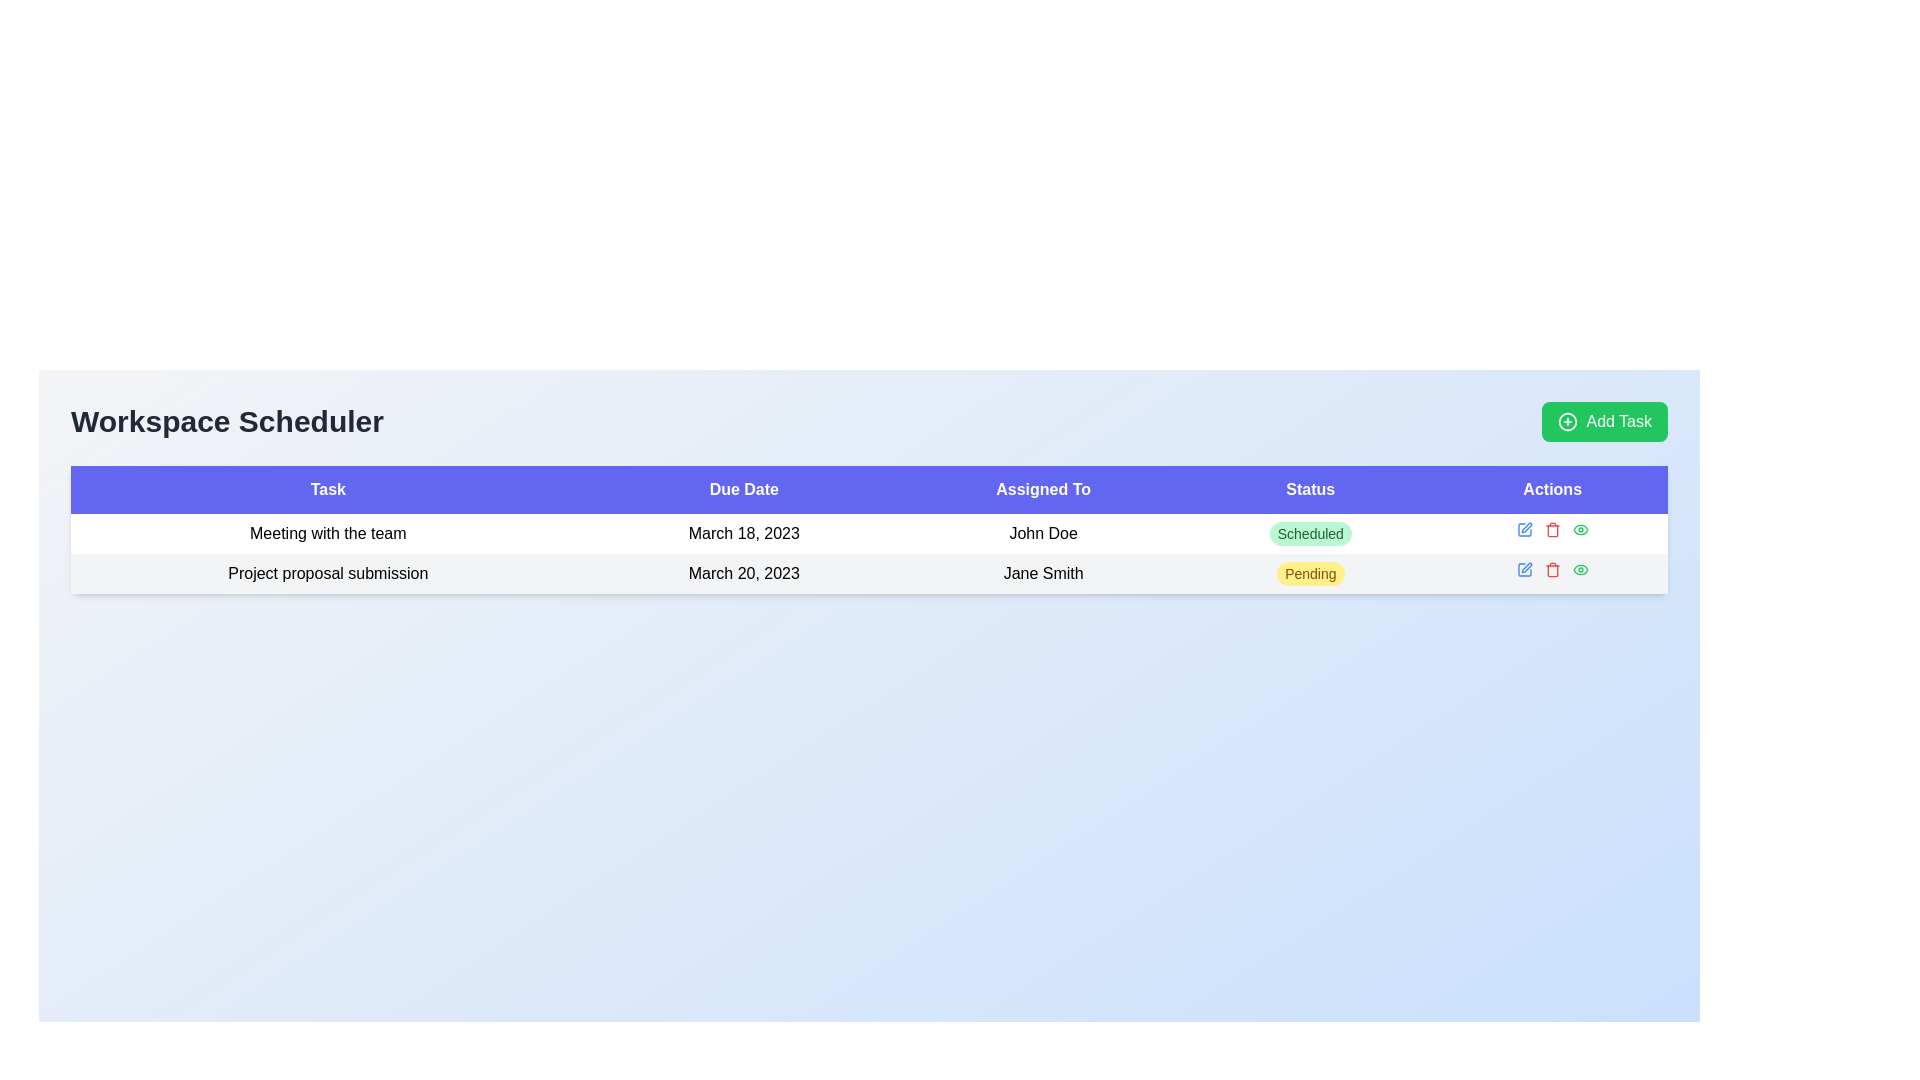  I want to click on the status indicator label that shows 'Scheduled' for the 'Meeting with the team' task, located in the fourth column of the first row, so click(1310, 532).